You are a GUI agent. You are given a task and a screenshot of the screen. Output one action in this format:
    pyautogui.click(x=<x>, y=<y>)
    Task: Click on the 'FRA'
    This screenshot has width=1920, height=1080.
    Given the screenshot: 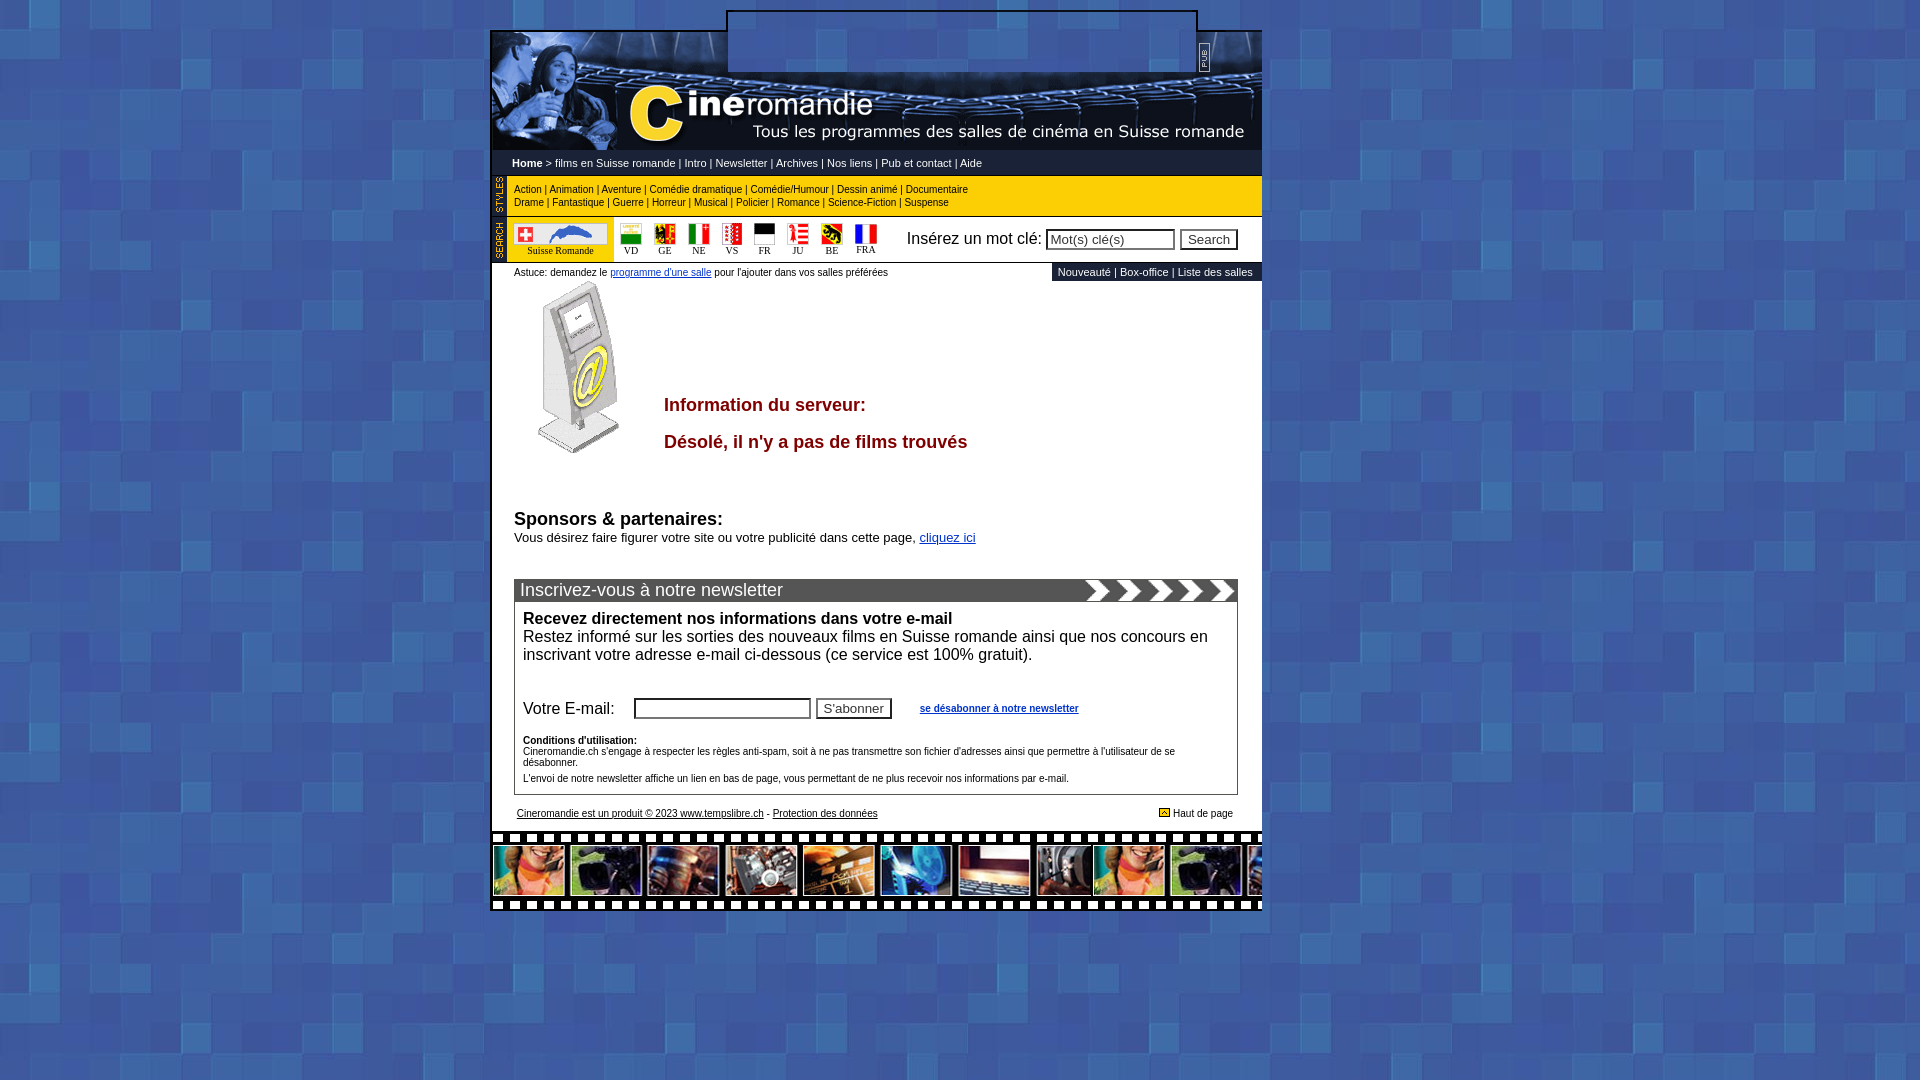 What is the action you would take?
    pyautogui.click(x=854, y=244)
    